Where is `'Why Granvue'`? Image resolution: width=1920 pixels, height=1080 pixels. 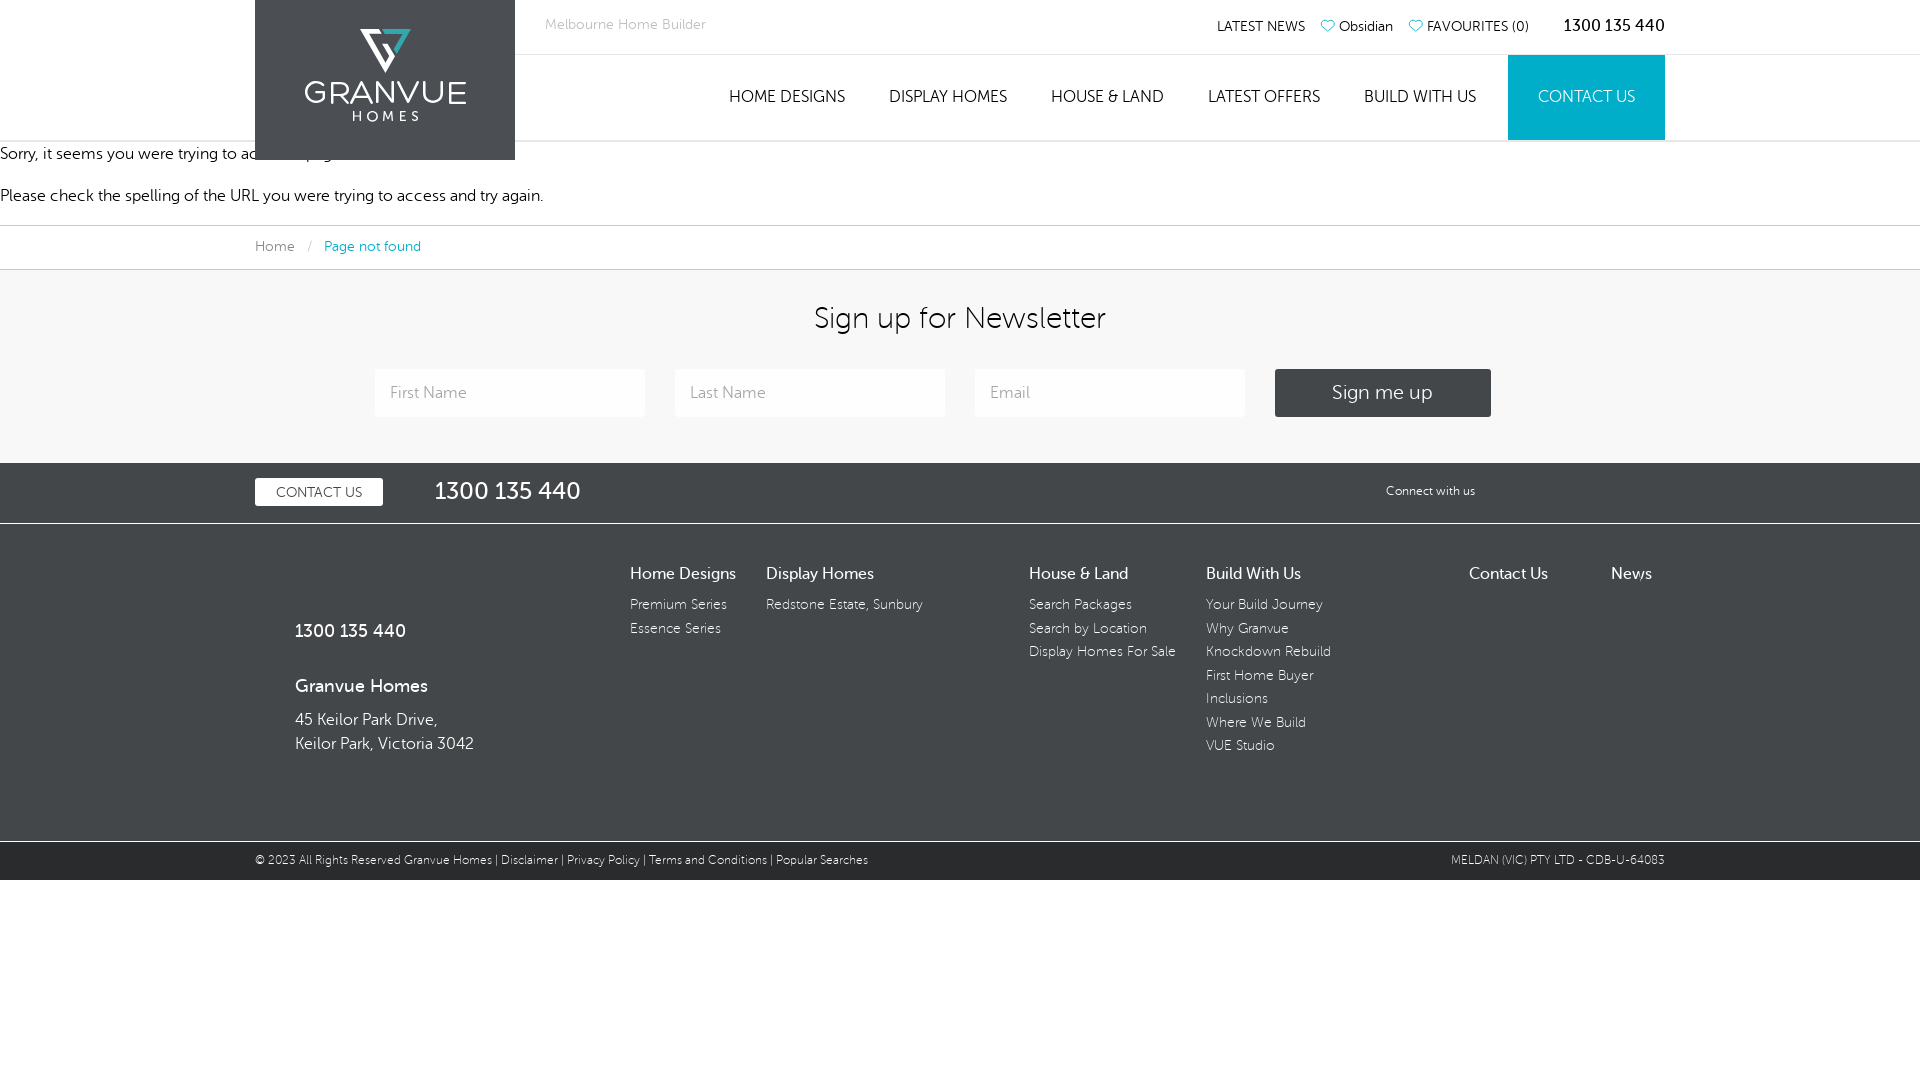 'Why Granvue' is located at coordinates (1246, 627).